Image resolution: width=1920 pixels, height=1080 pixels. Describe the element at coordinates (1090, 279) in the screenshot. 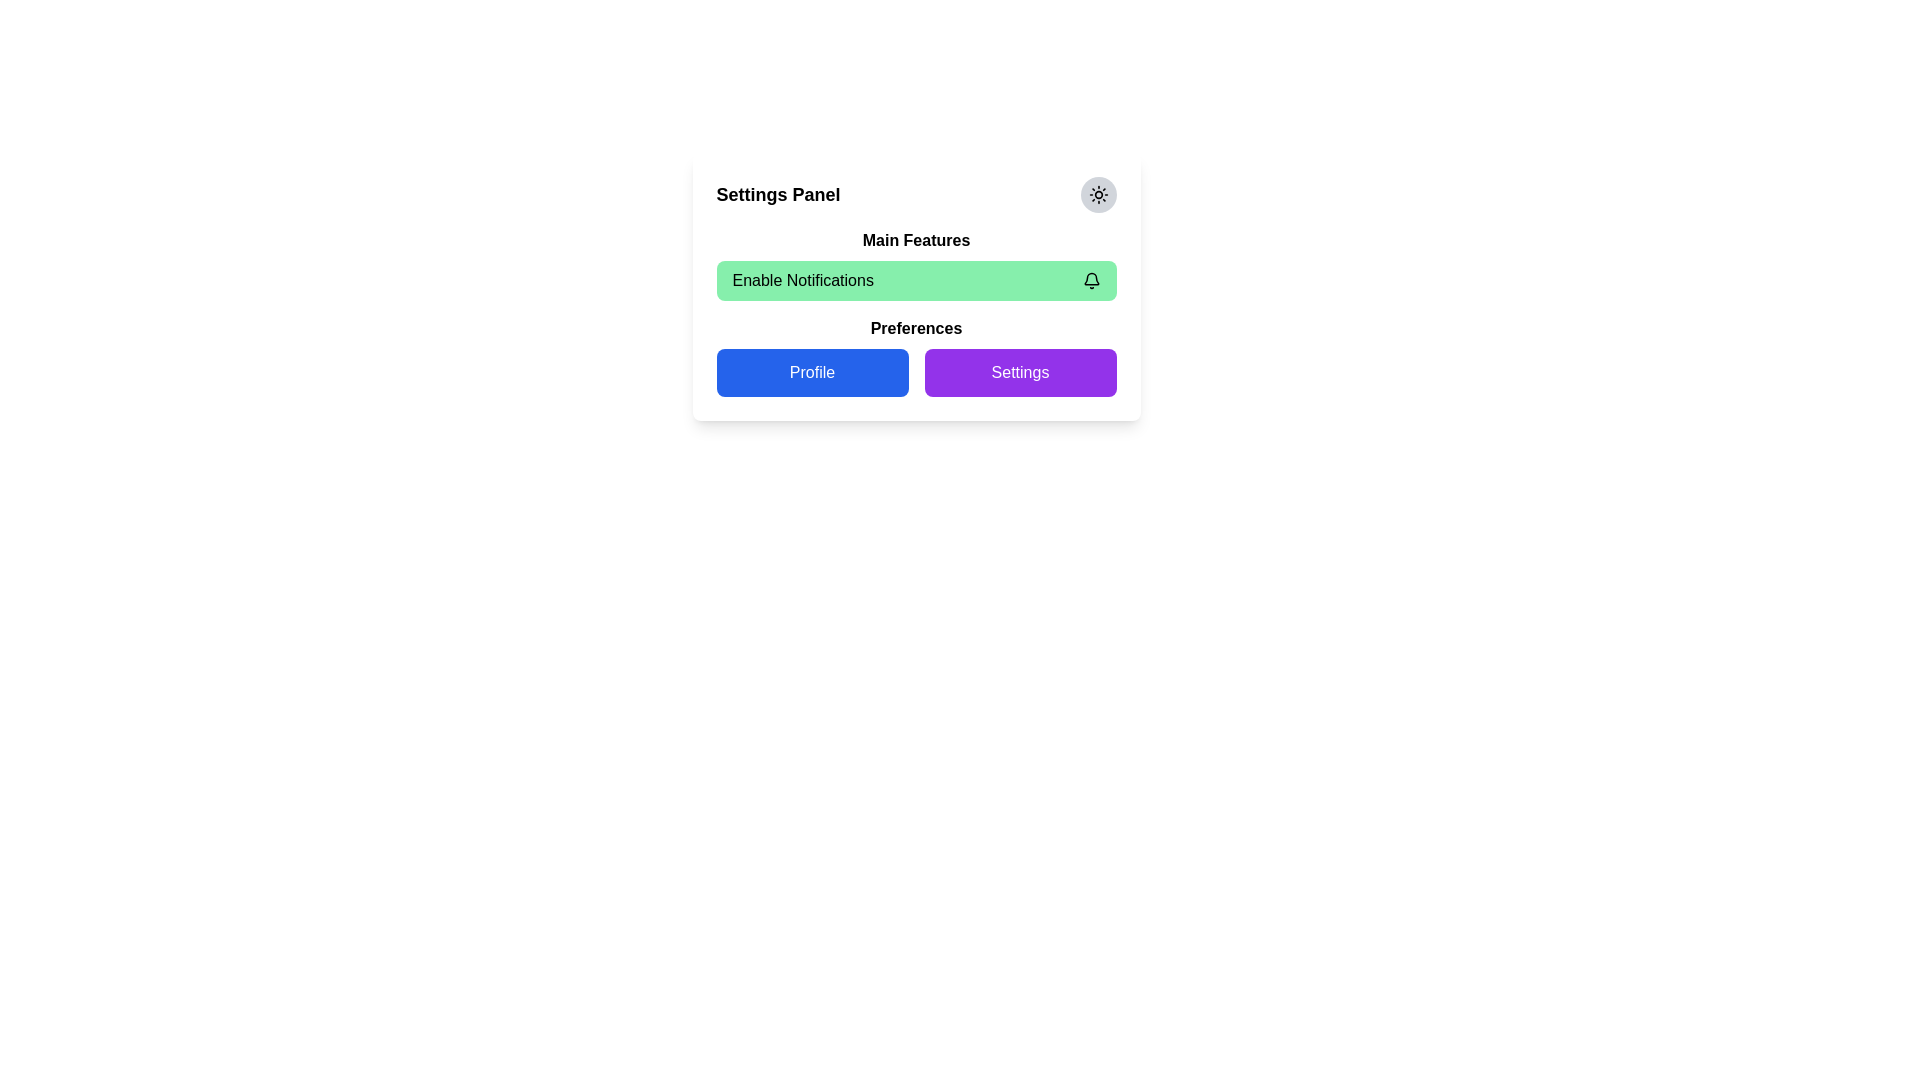

I see `the notification icon located on the right side of the 'Enable Notifications' section in the settings panel` at that location.